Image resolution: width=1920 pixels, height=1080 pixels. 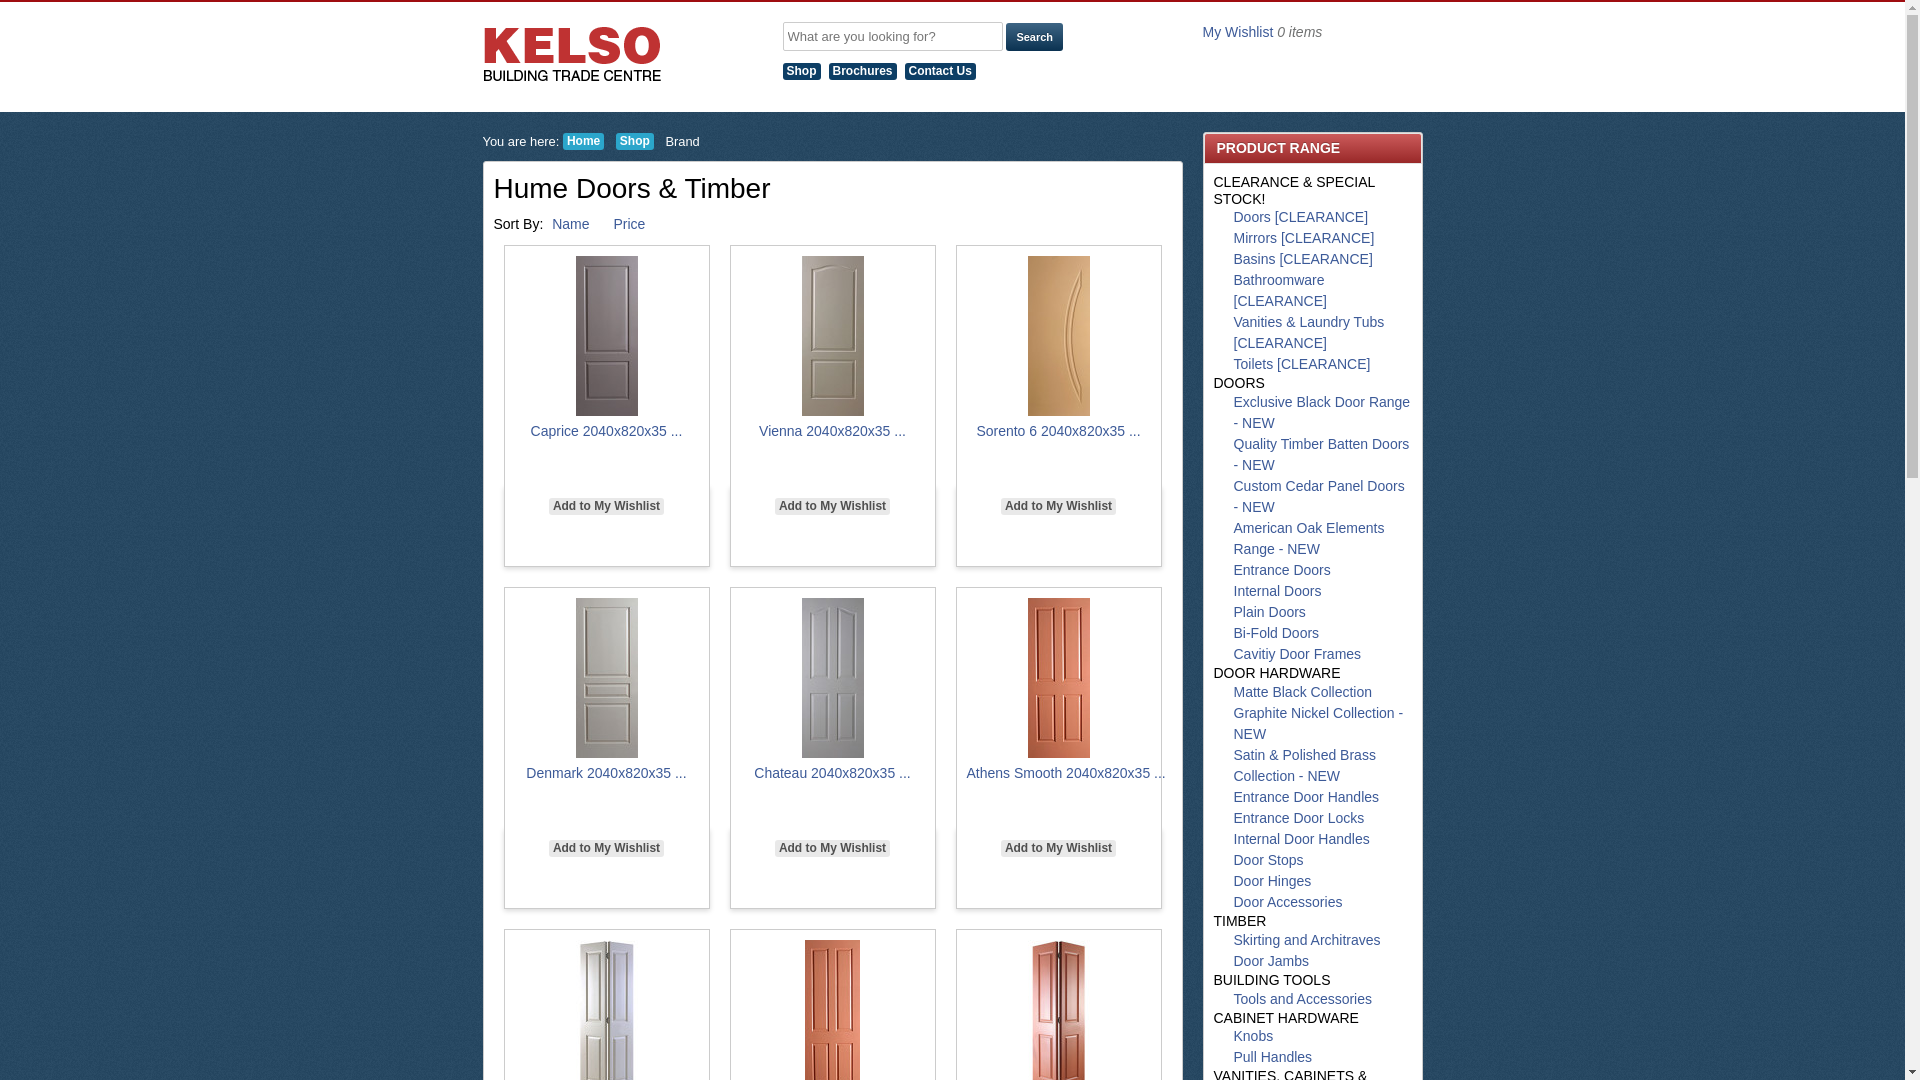 What do you see at coordinates (1303, 257) in the screenshot?
I see `'Basins [CLEARANCE]'` at bounding box center [1303, 257].